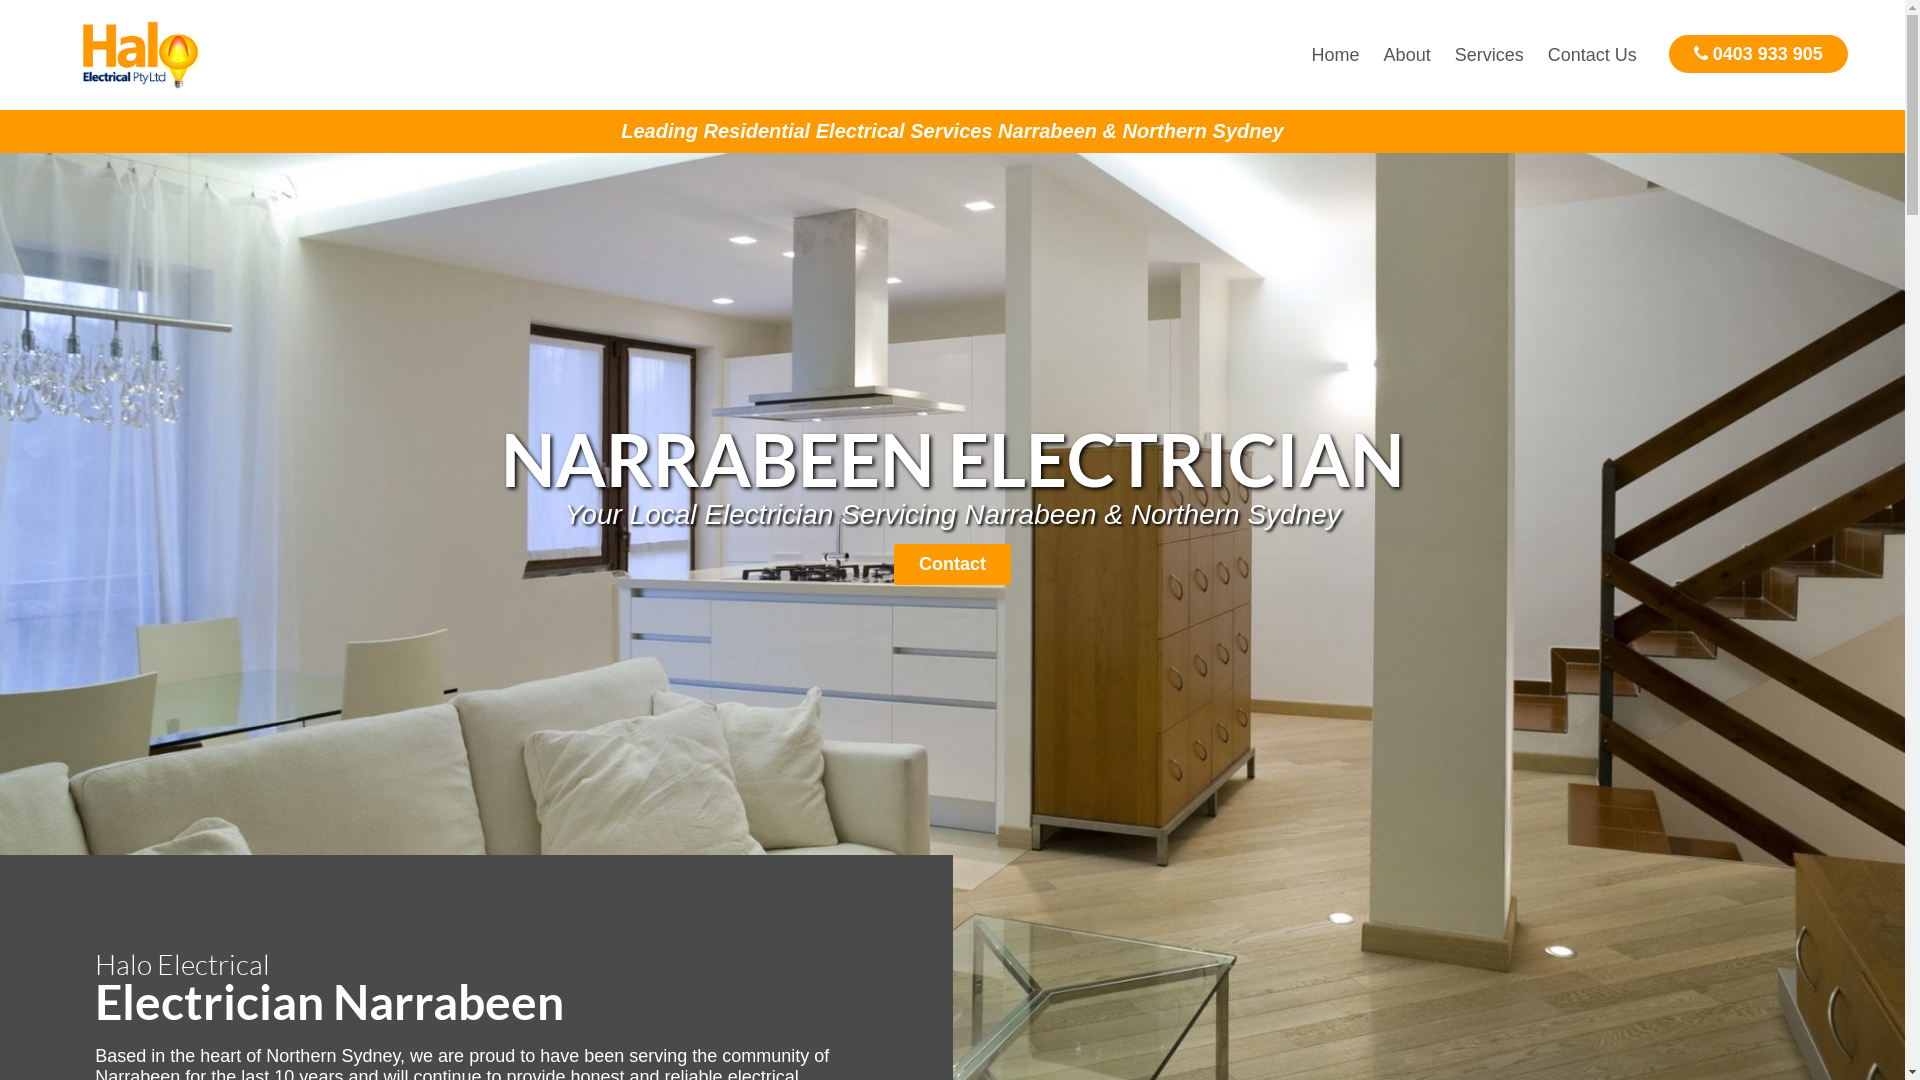  What do you see at coordinates (1535, 53) in the screenshot?
I see `'Contact Us'` at bounding box center [1535, 53].